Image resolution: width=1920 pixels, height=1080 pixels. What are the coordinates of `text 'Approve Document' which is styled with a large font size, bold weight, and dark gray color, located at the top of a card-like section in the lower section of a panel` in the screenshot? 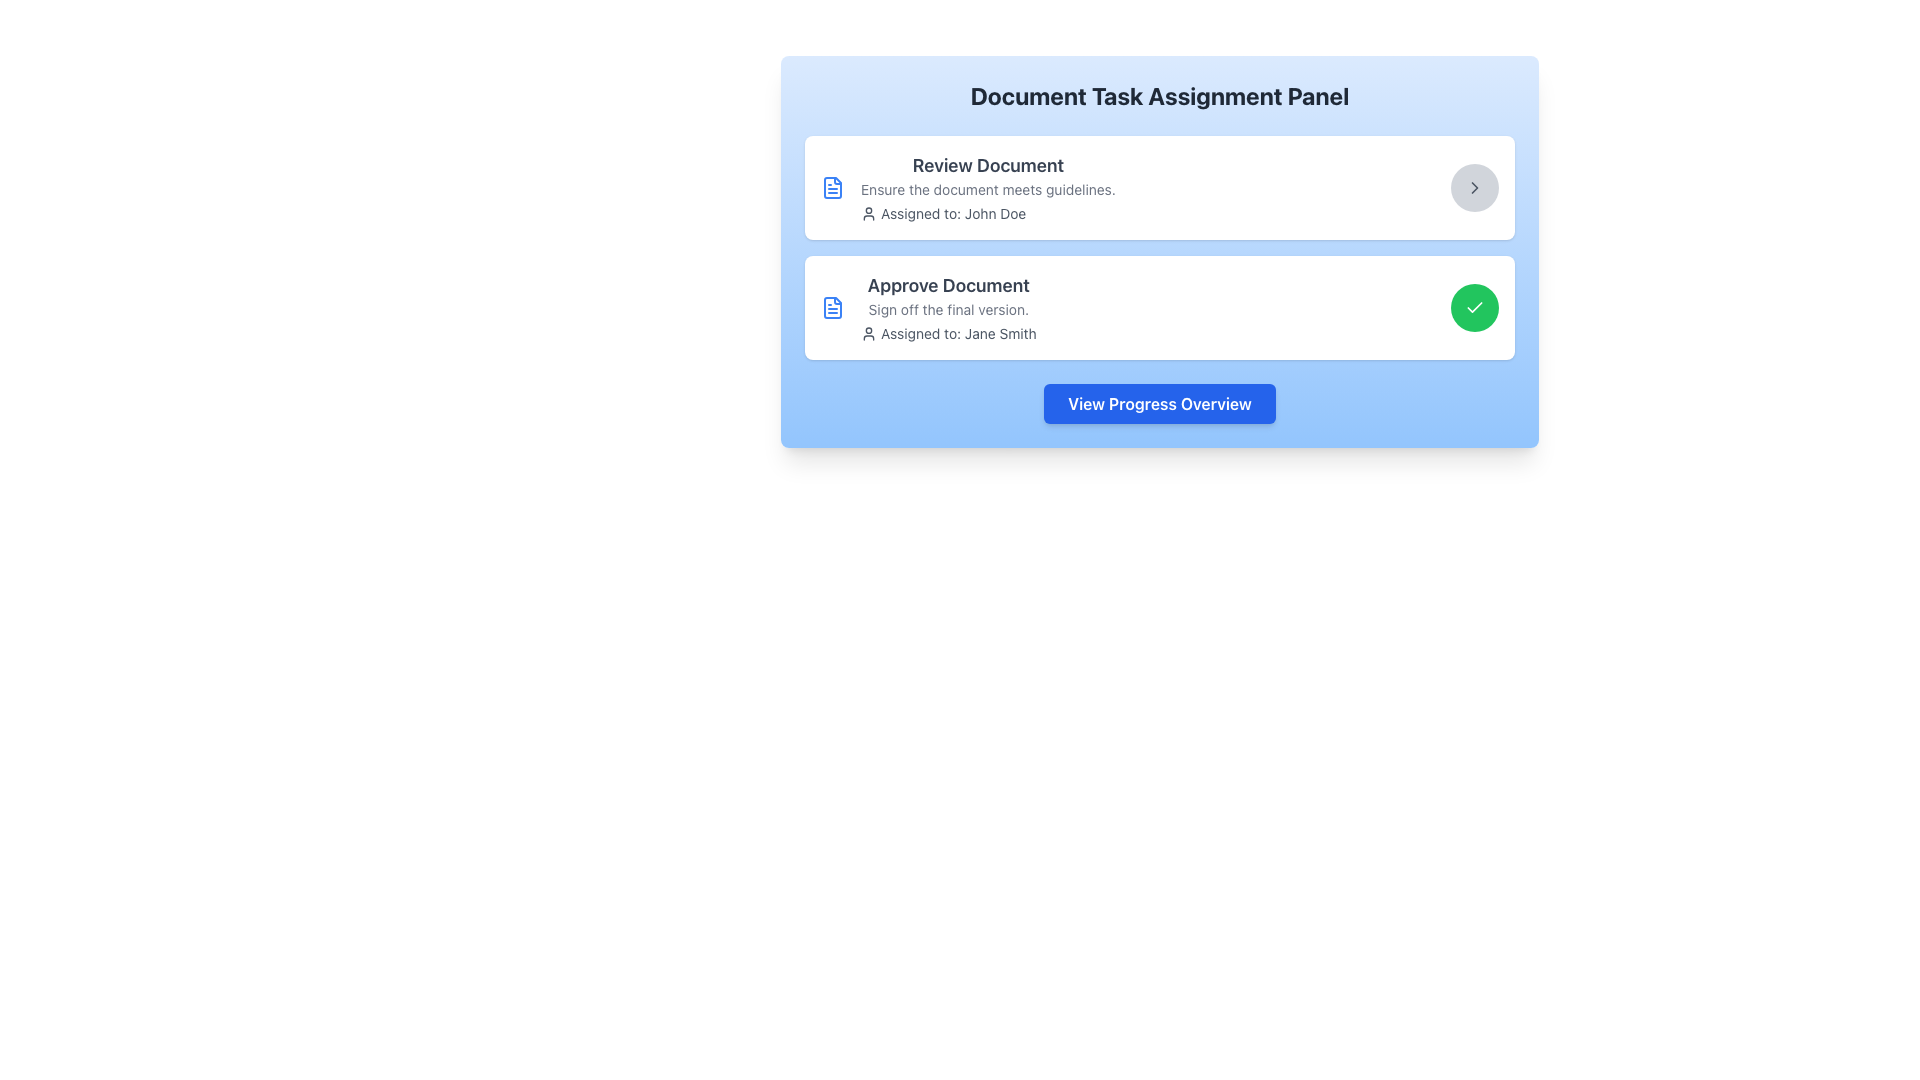 It's located at (947, 285).